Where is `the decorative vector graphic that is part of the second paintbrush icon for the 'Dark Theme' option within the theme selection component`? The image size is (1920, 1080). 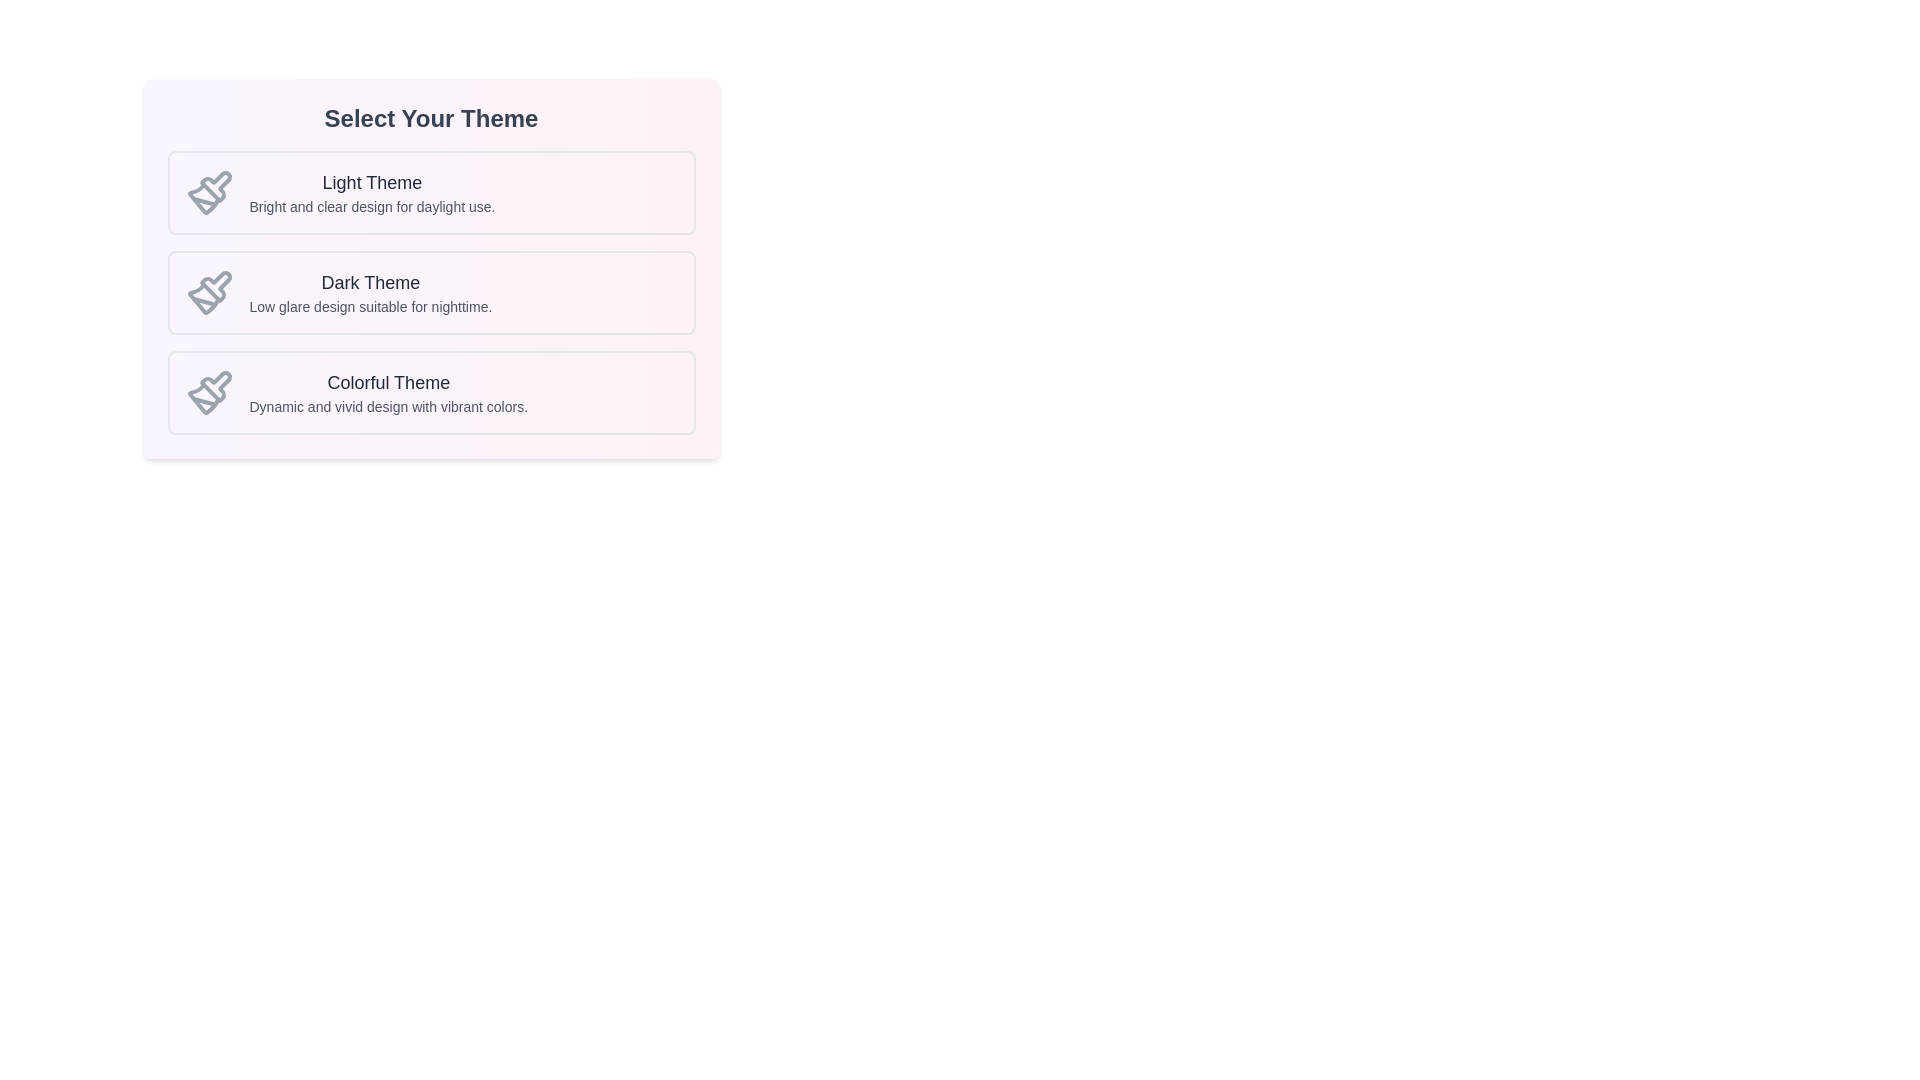 the decorative vector graphic that is part of the second paintbrush icon for the 'Dark Theme' option within the theme selection component is located at coordinates (204, 301).